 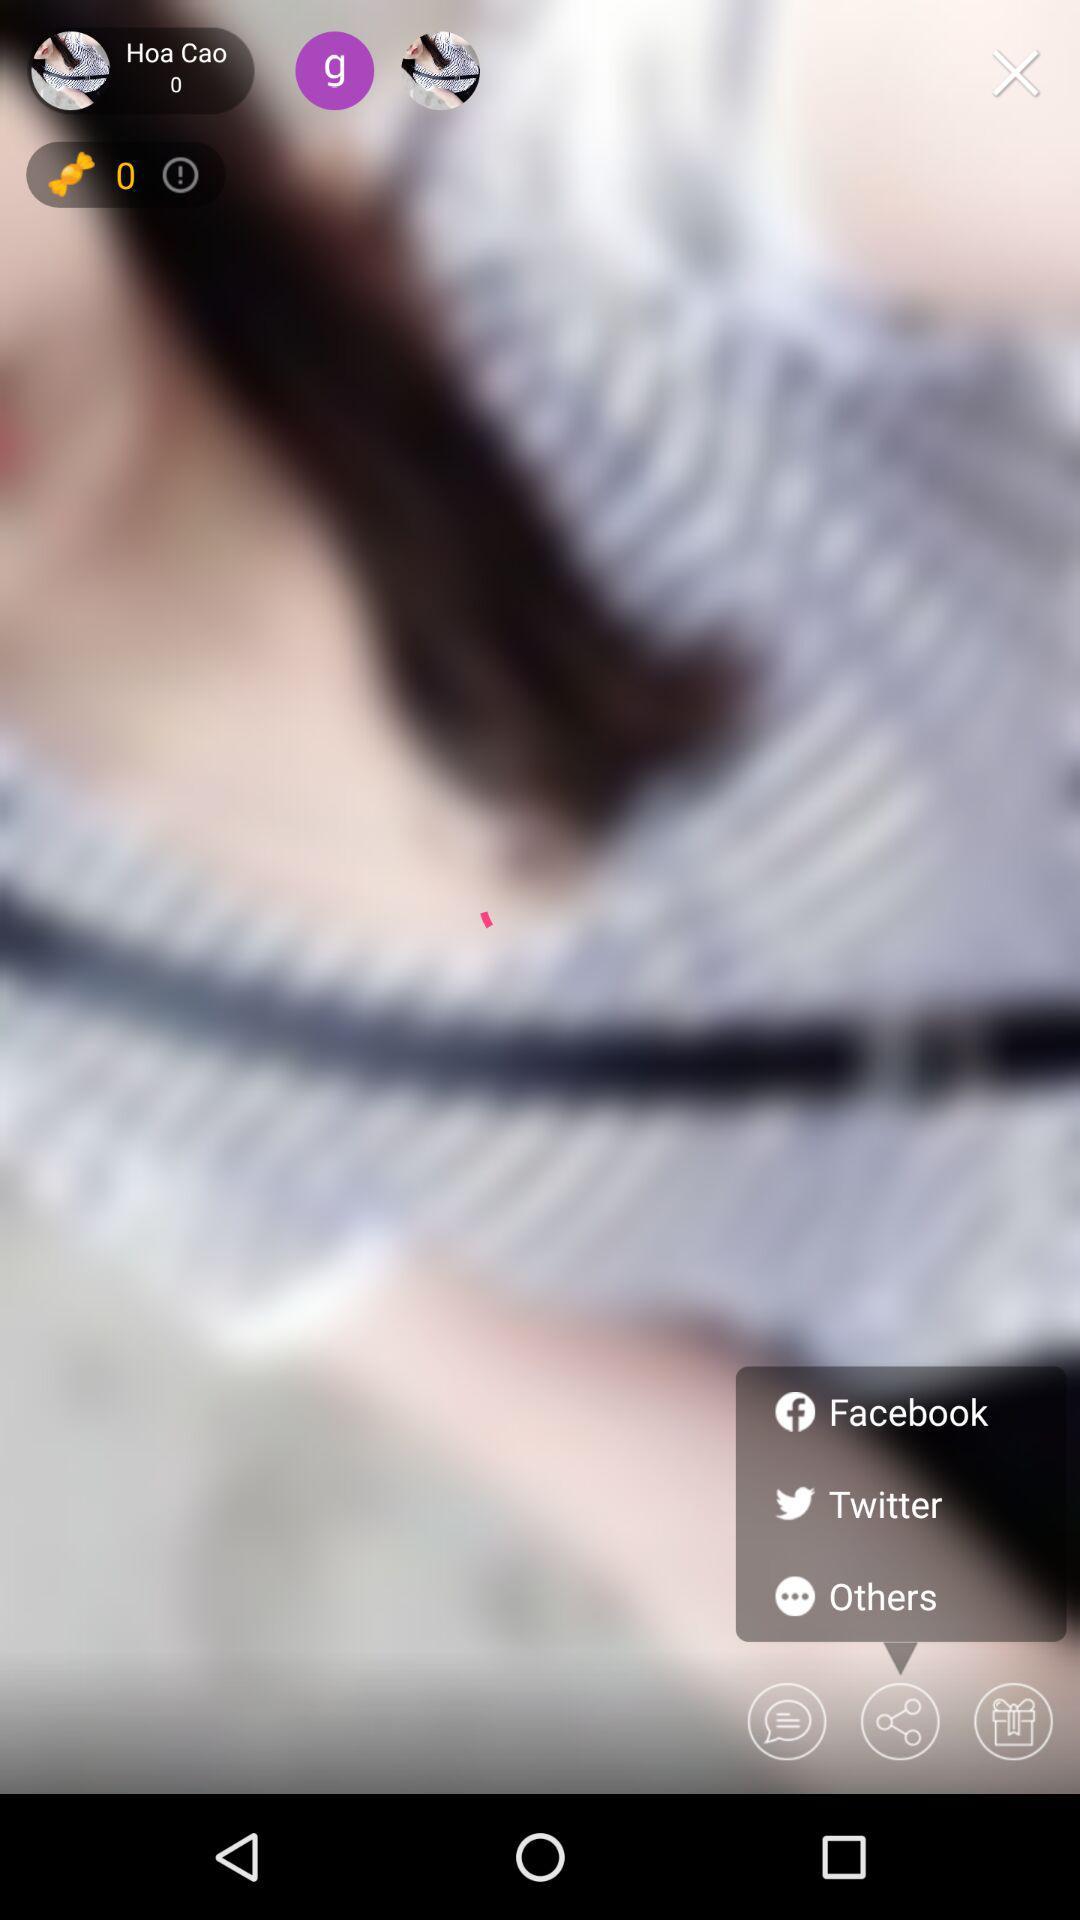 I want to click on the share icon, so click(x=898, y=1720).